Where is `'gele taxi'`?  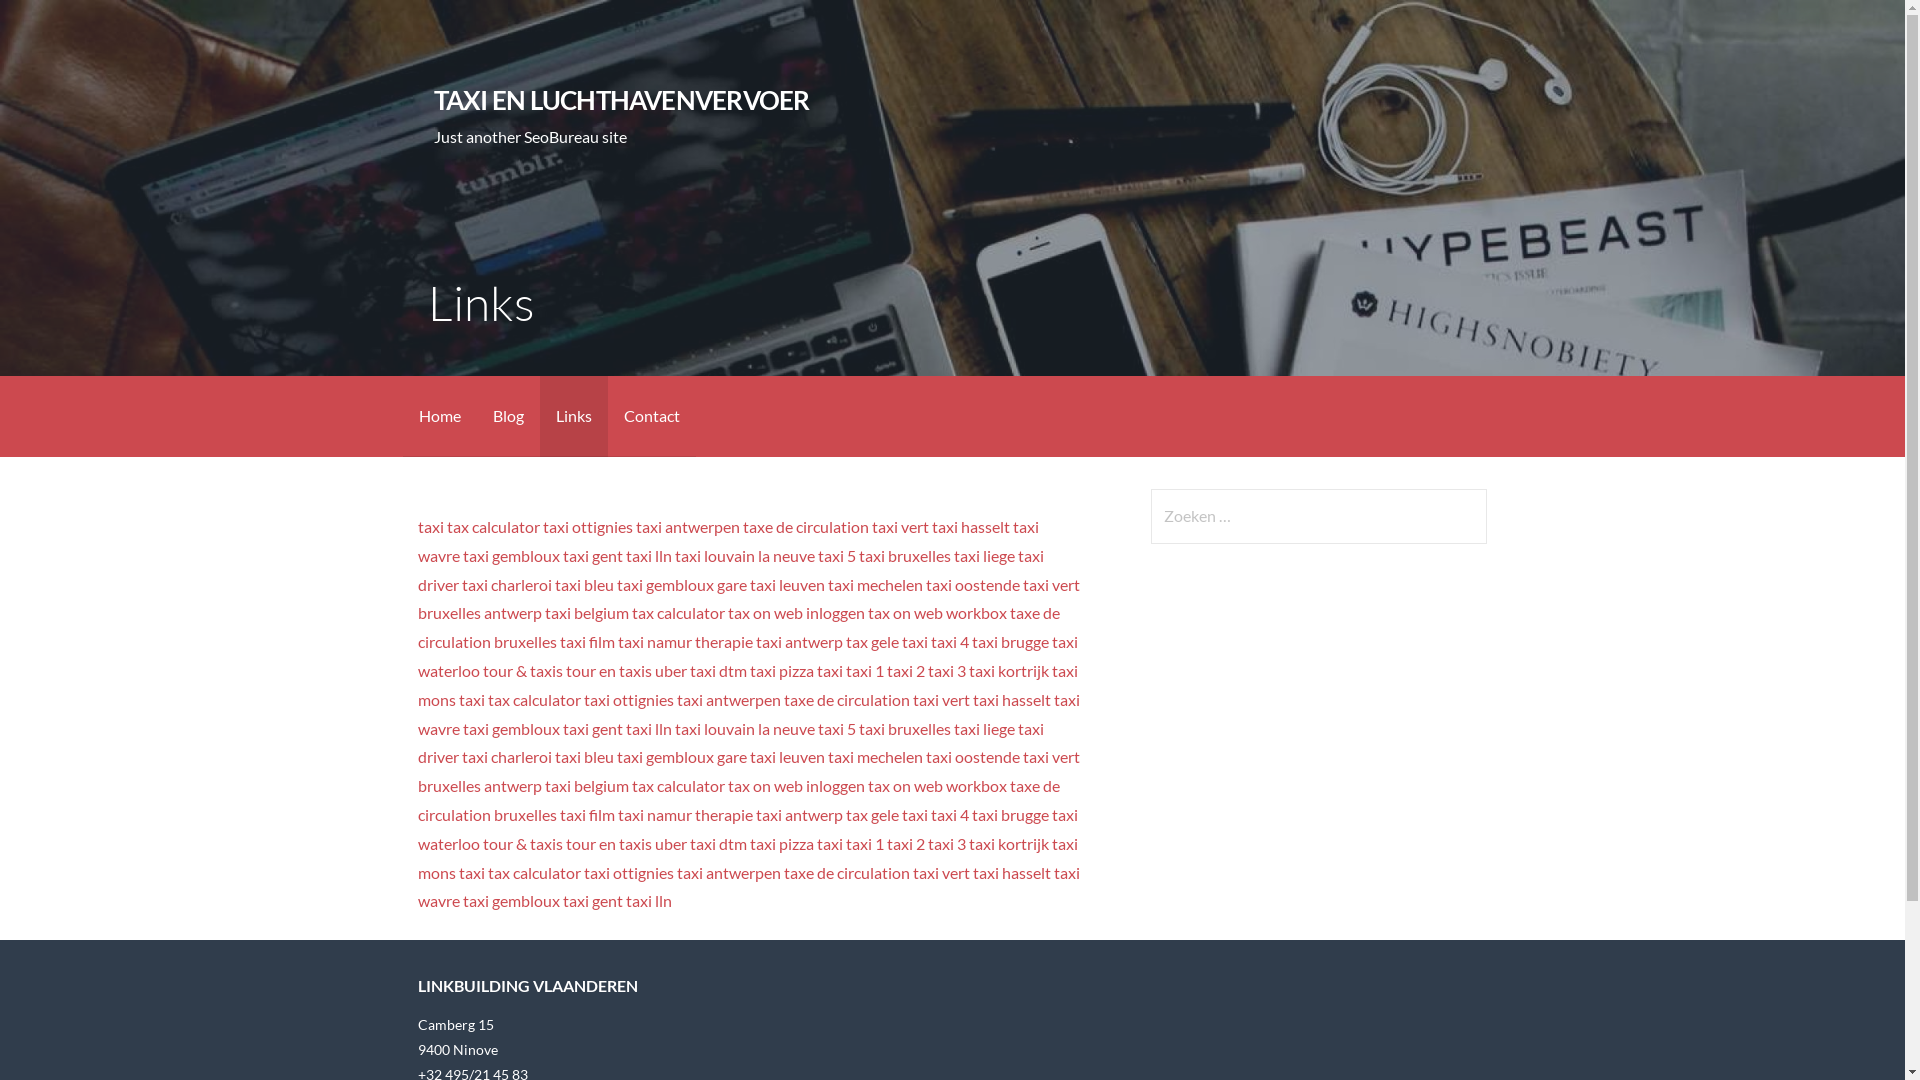 'gele taxi' is located at coordinates (898, 641).